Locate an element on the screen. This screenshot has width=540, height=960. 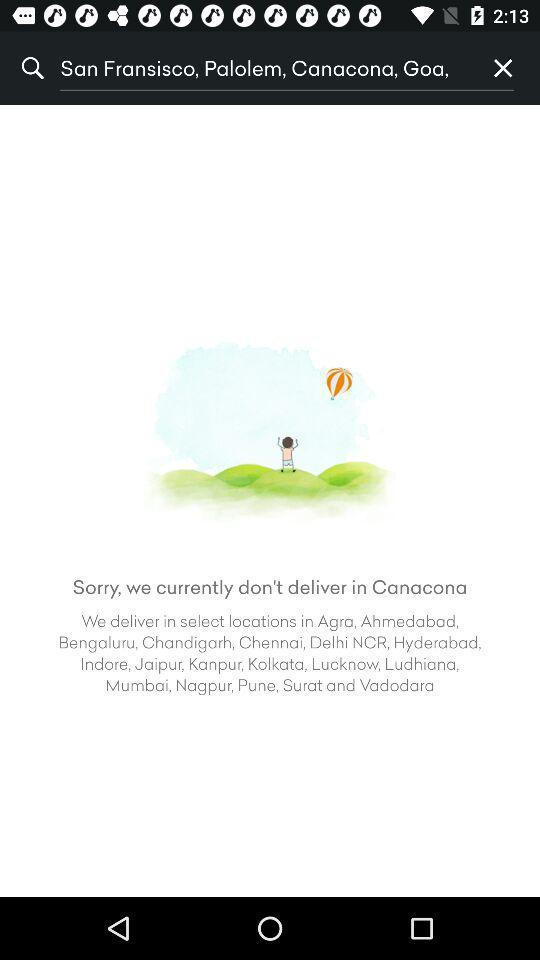
the p icon is located at coordinates (502, 68).